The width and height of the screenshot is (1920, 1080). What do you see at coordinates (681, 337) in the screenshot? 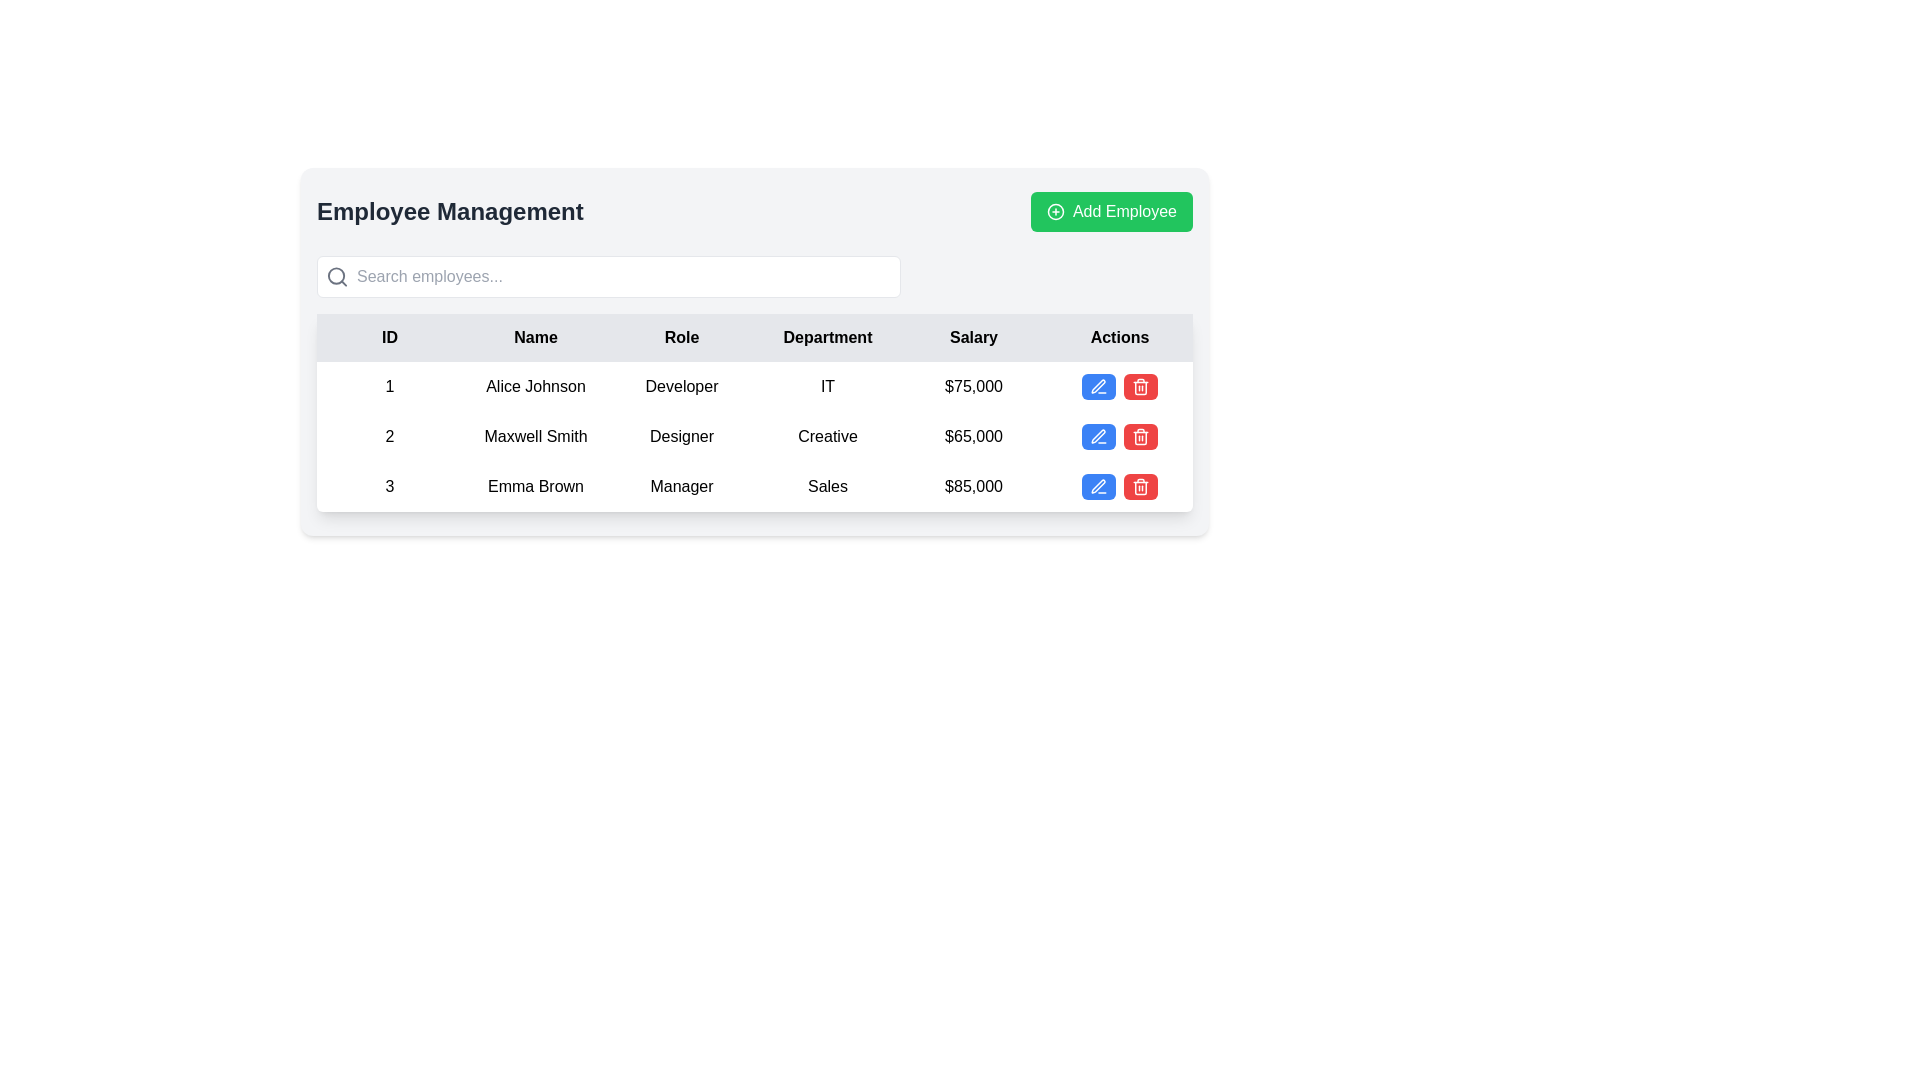
I see `the 'Role' column header text label, which is the third header in a row of six headers, positioned between 'Name' and 'Department'` at bounding box center [681, 337].